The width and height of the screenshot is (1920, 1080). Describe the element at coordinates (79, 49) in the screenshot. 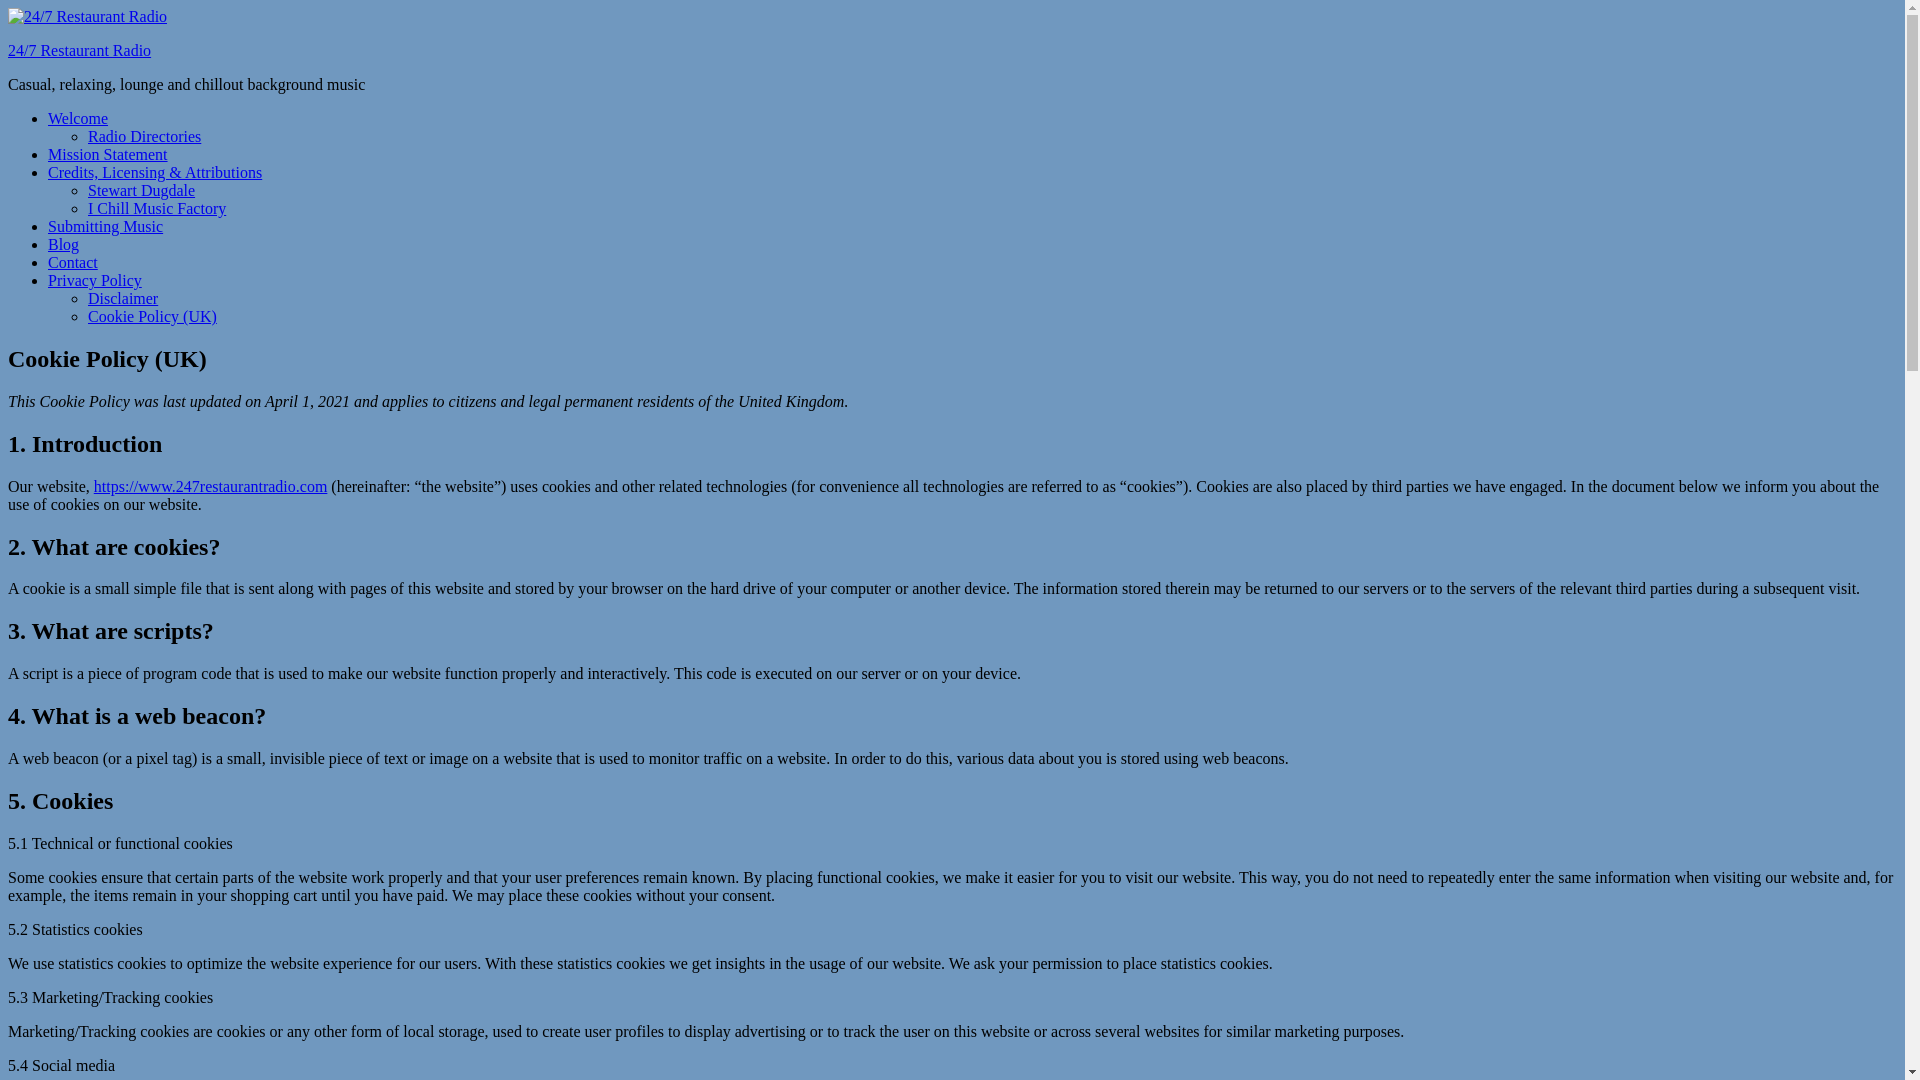

I see `'24/7 Restaurant Radio'` at that location.